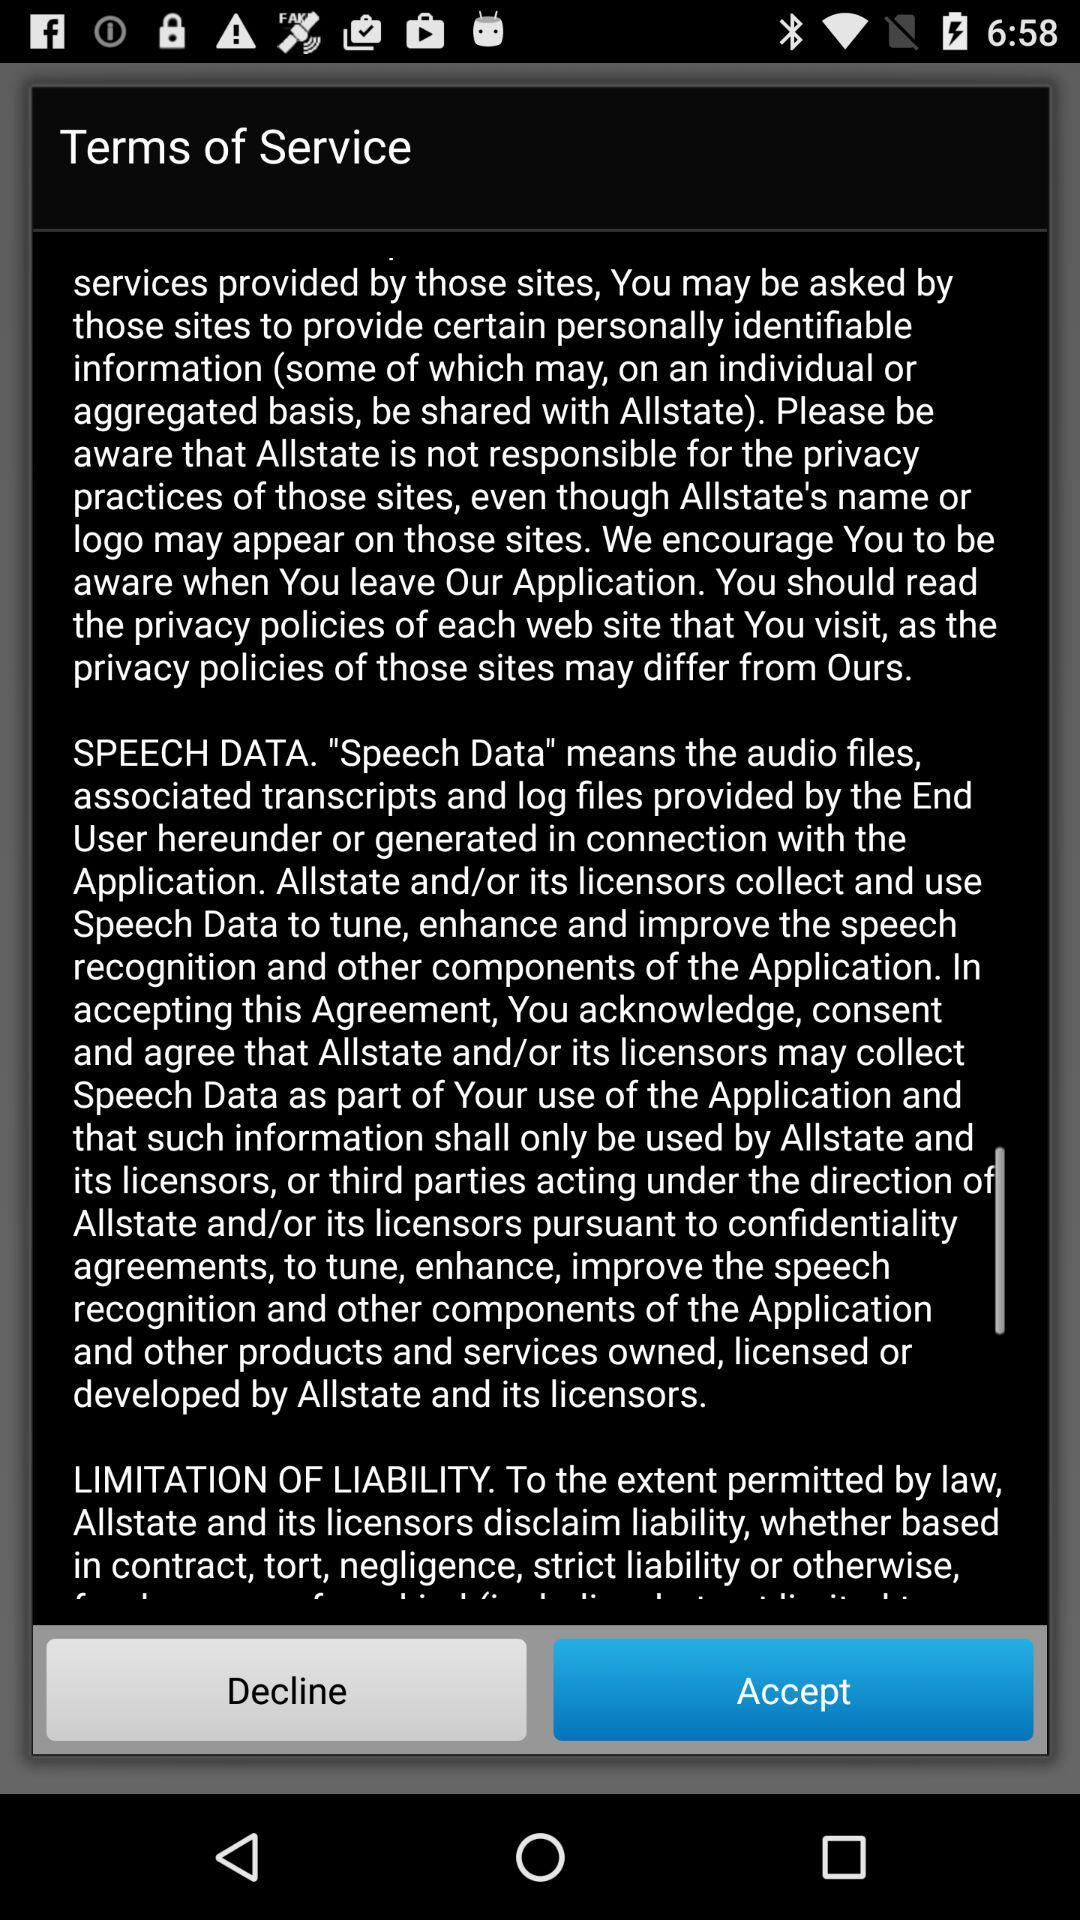 The width and height of the screenshot is (1080, 1920). I want to click on the icon to the left of accept button, so click(286, 1688).